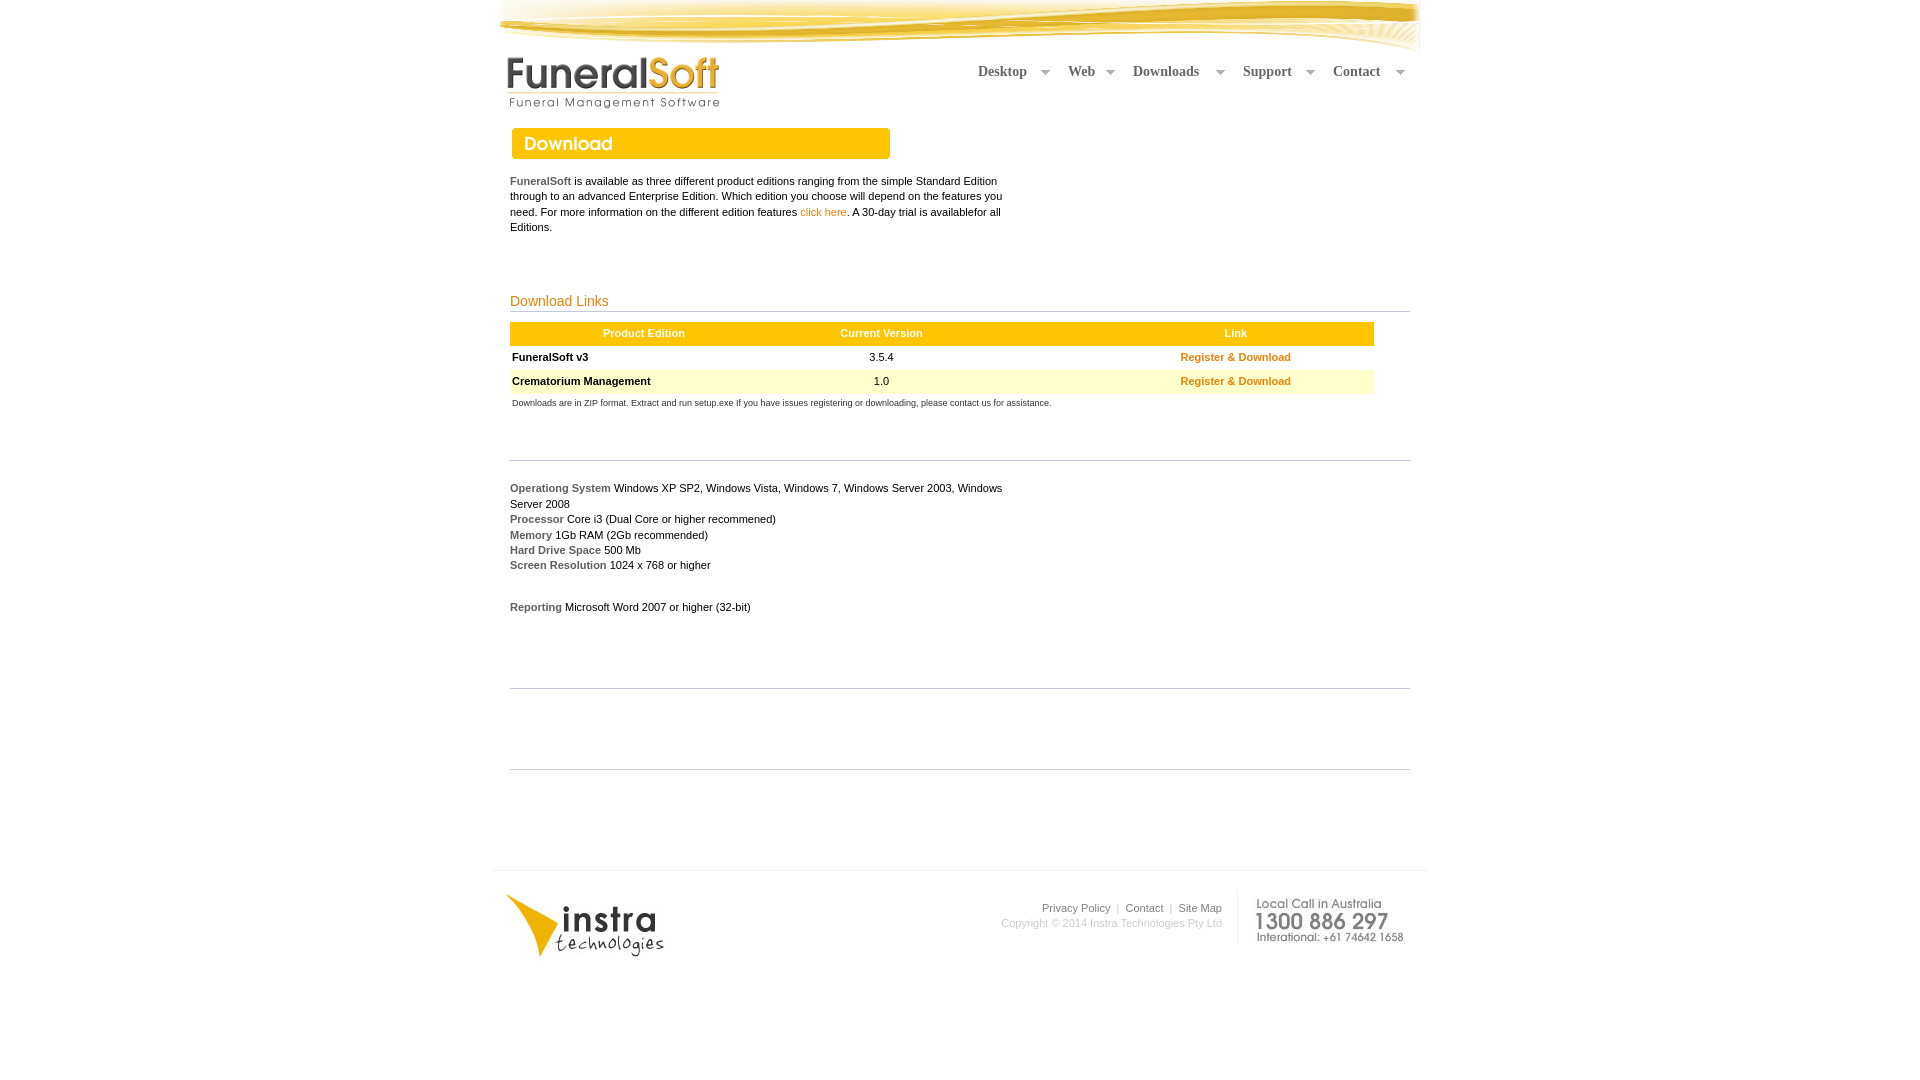 Image resolution: width=1920 pixels, height=1080 pixels. I want to click on 'Desktop', so click(1012, 71).